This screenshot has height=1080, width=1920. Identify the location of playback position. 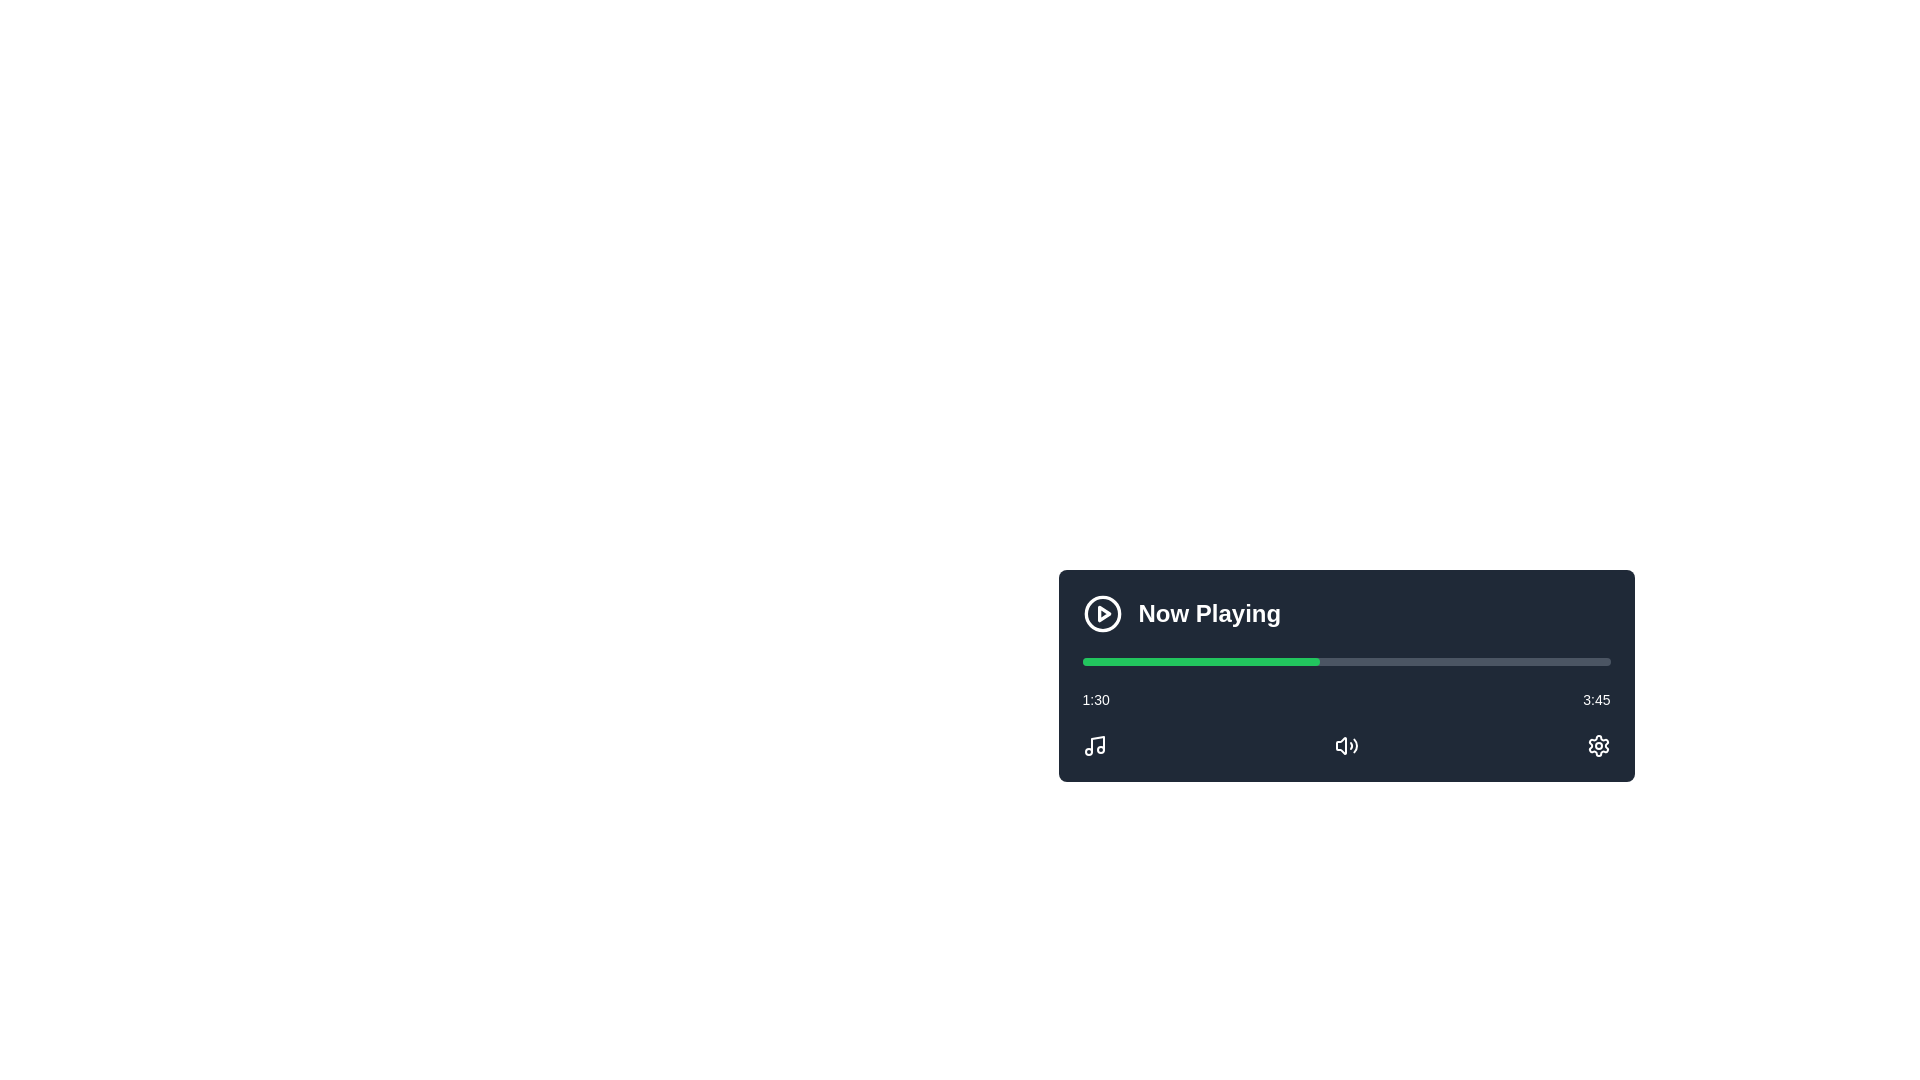
(1314, 662).